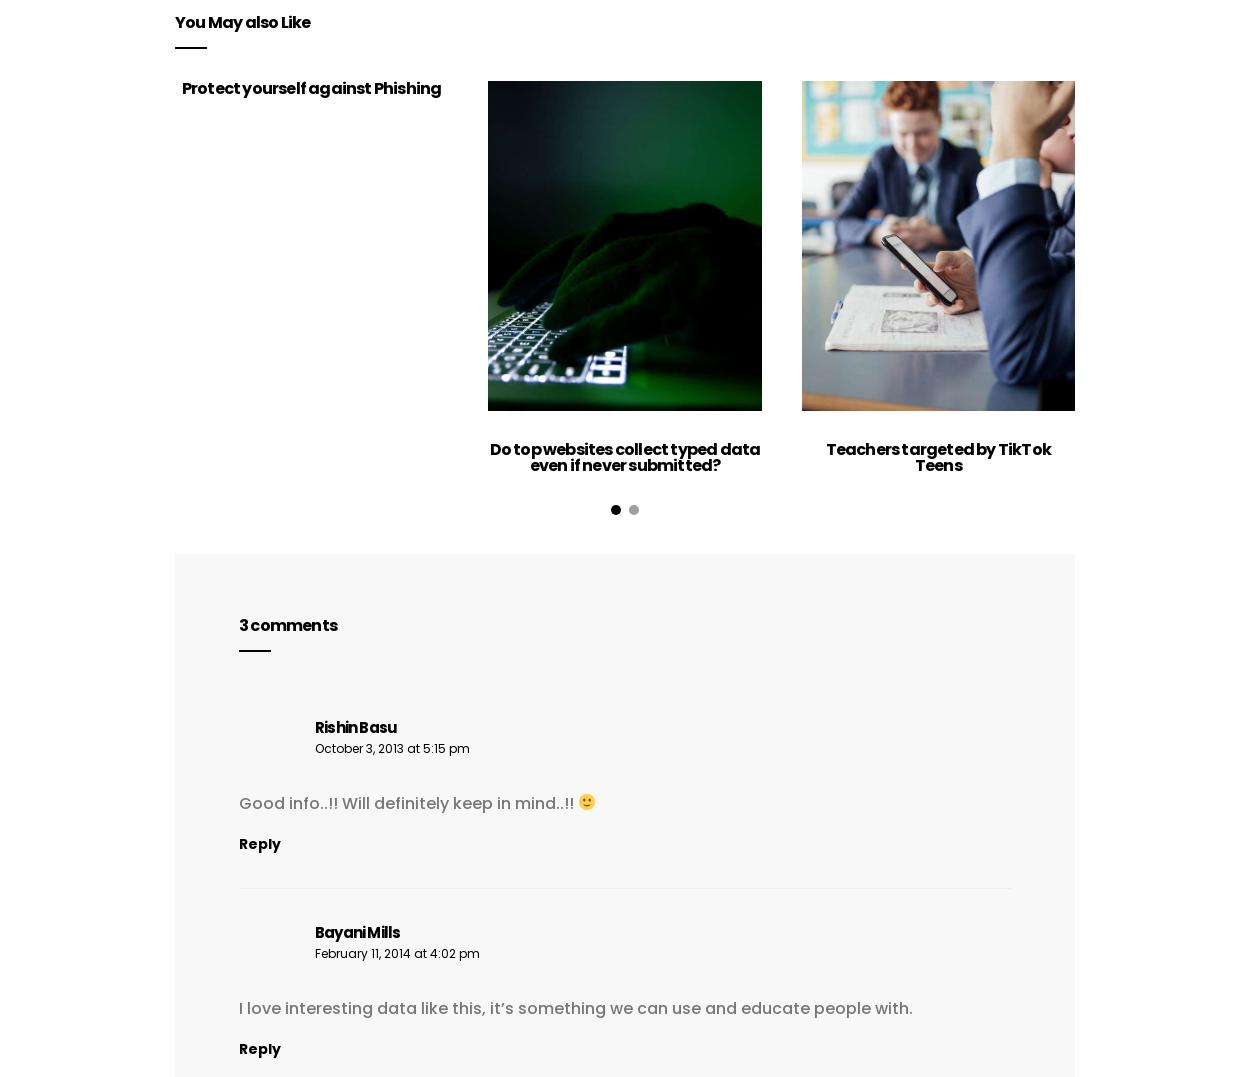  Describe the element at coordinates (314, 726) in the screenshot. I see `'Rishin Basu'` at that location.